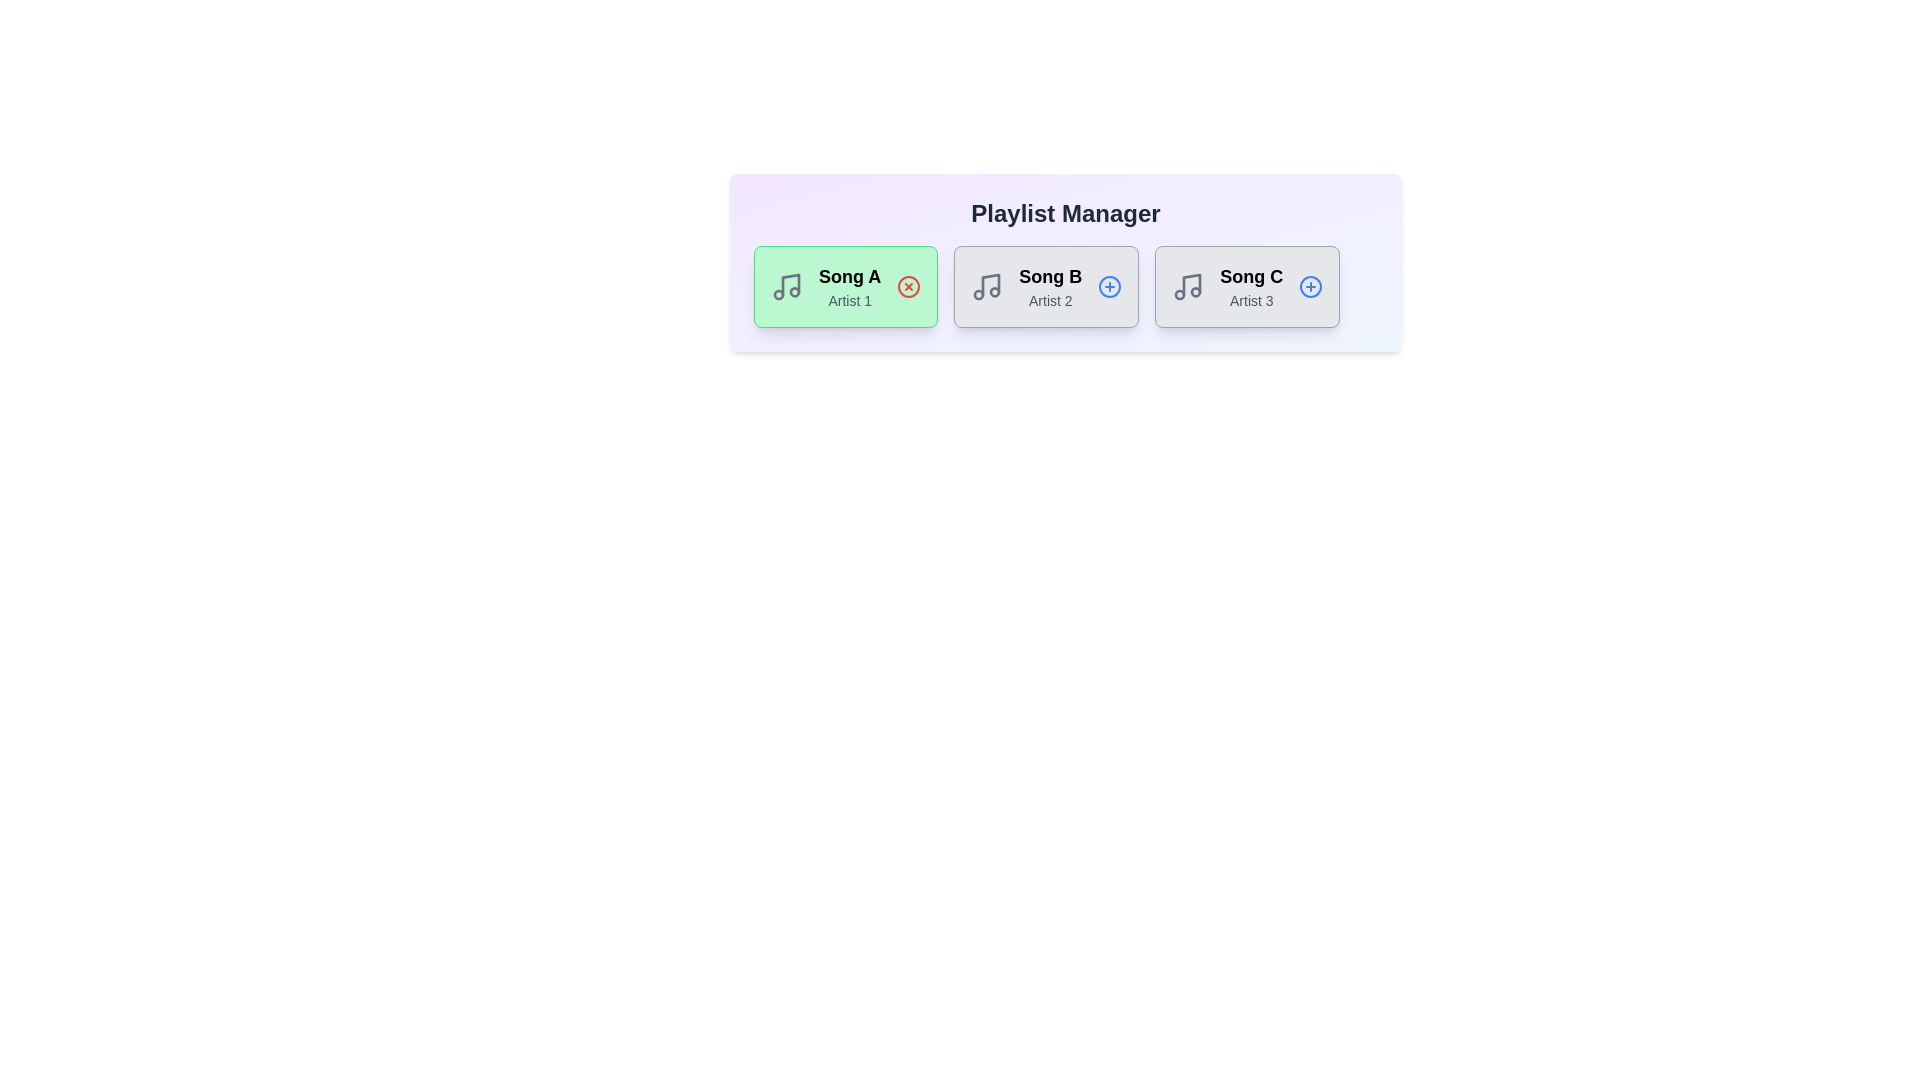  What do you see at coordinates (845, 286) in the screenshot?
I see `the song card for Song A to observe the hover effect` at bounding box center [845, 286].